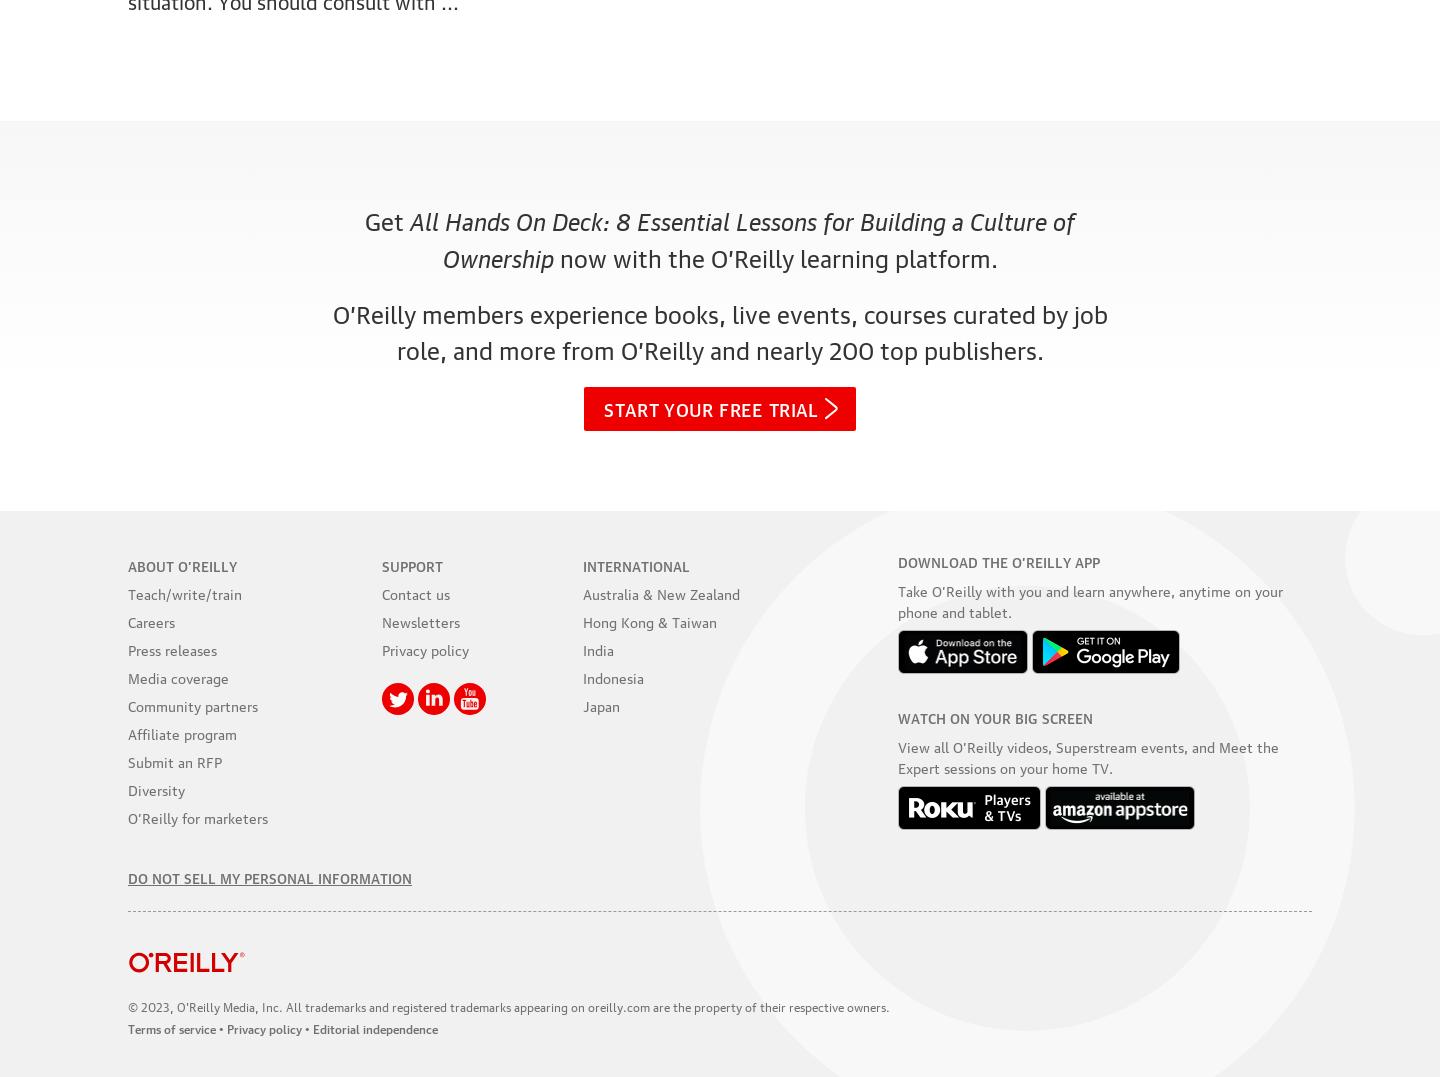  What do you see at coordinates (661, 591) in the screenshot?
I see `'Australia & New Zealand'` at bounding box center [661, 591].